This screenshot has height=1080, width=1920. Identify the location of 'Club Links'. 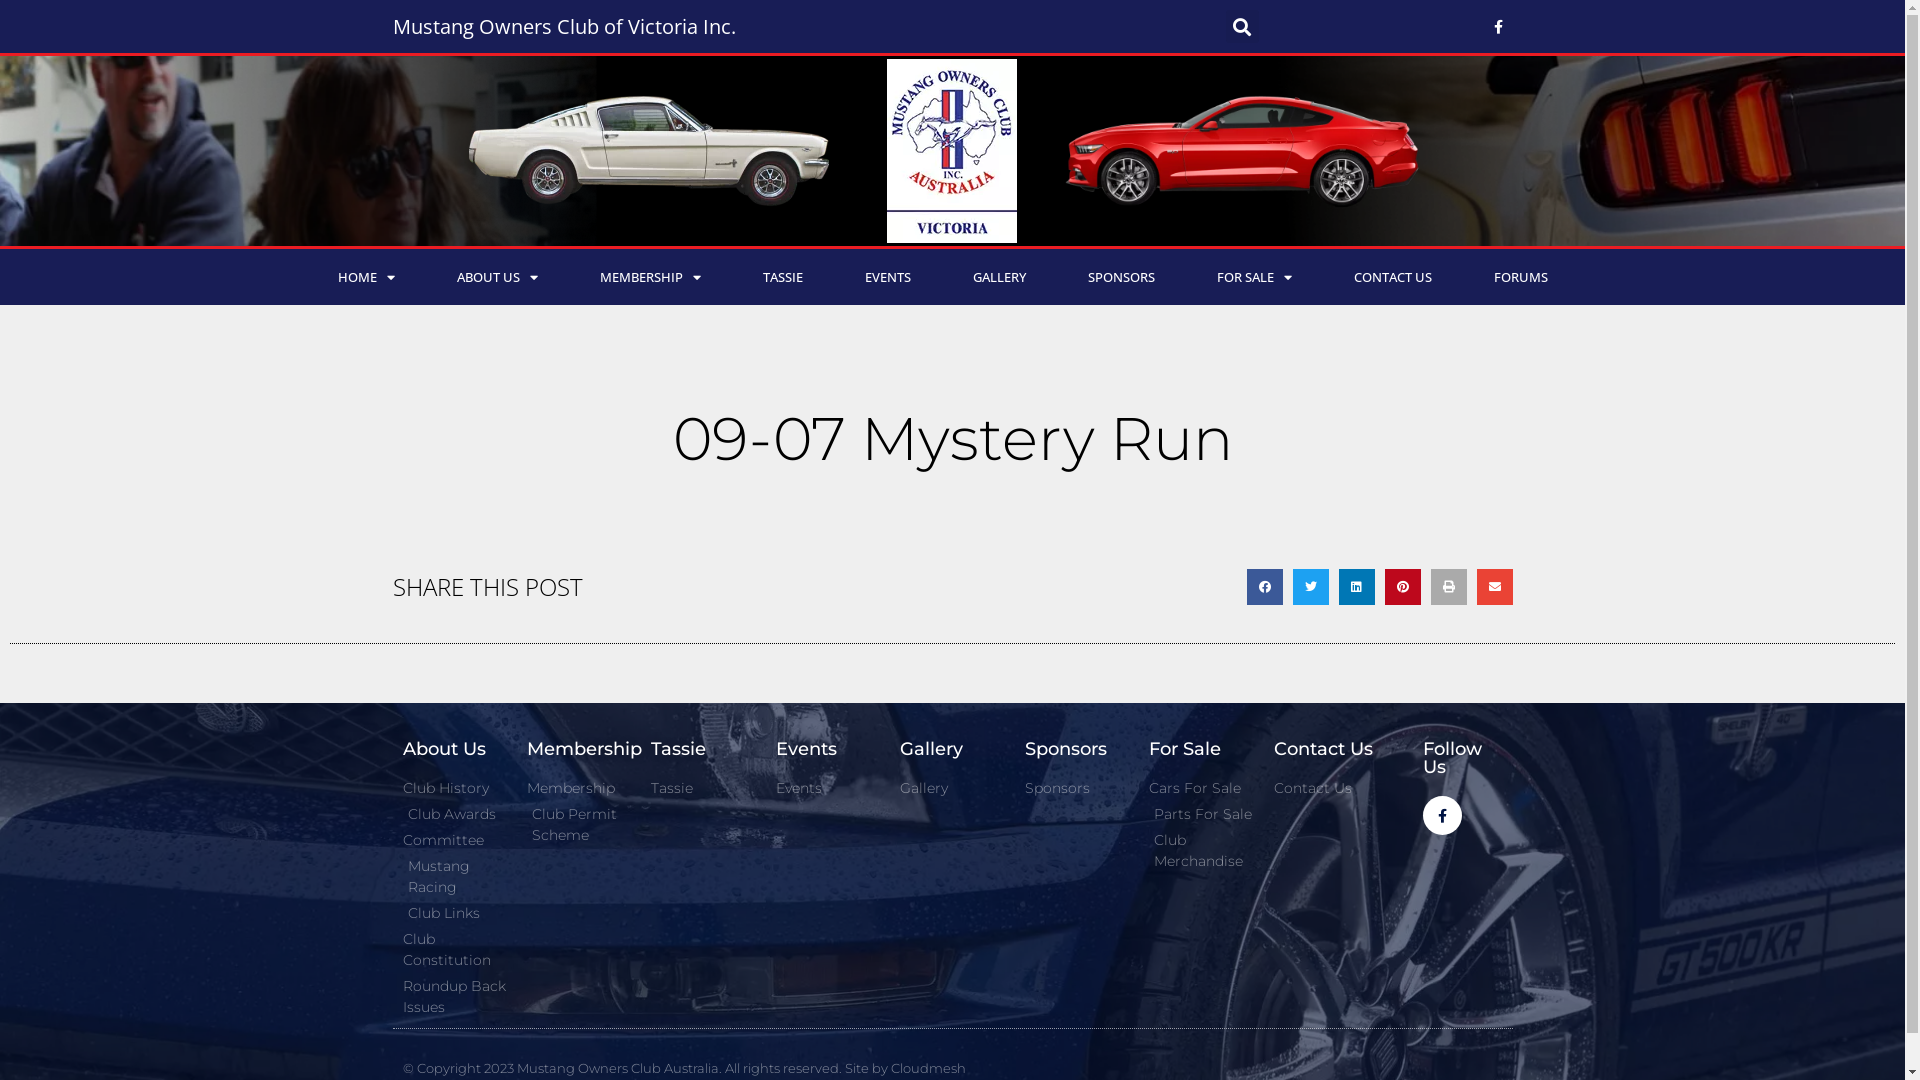
(453, 913).